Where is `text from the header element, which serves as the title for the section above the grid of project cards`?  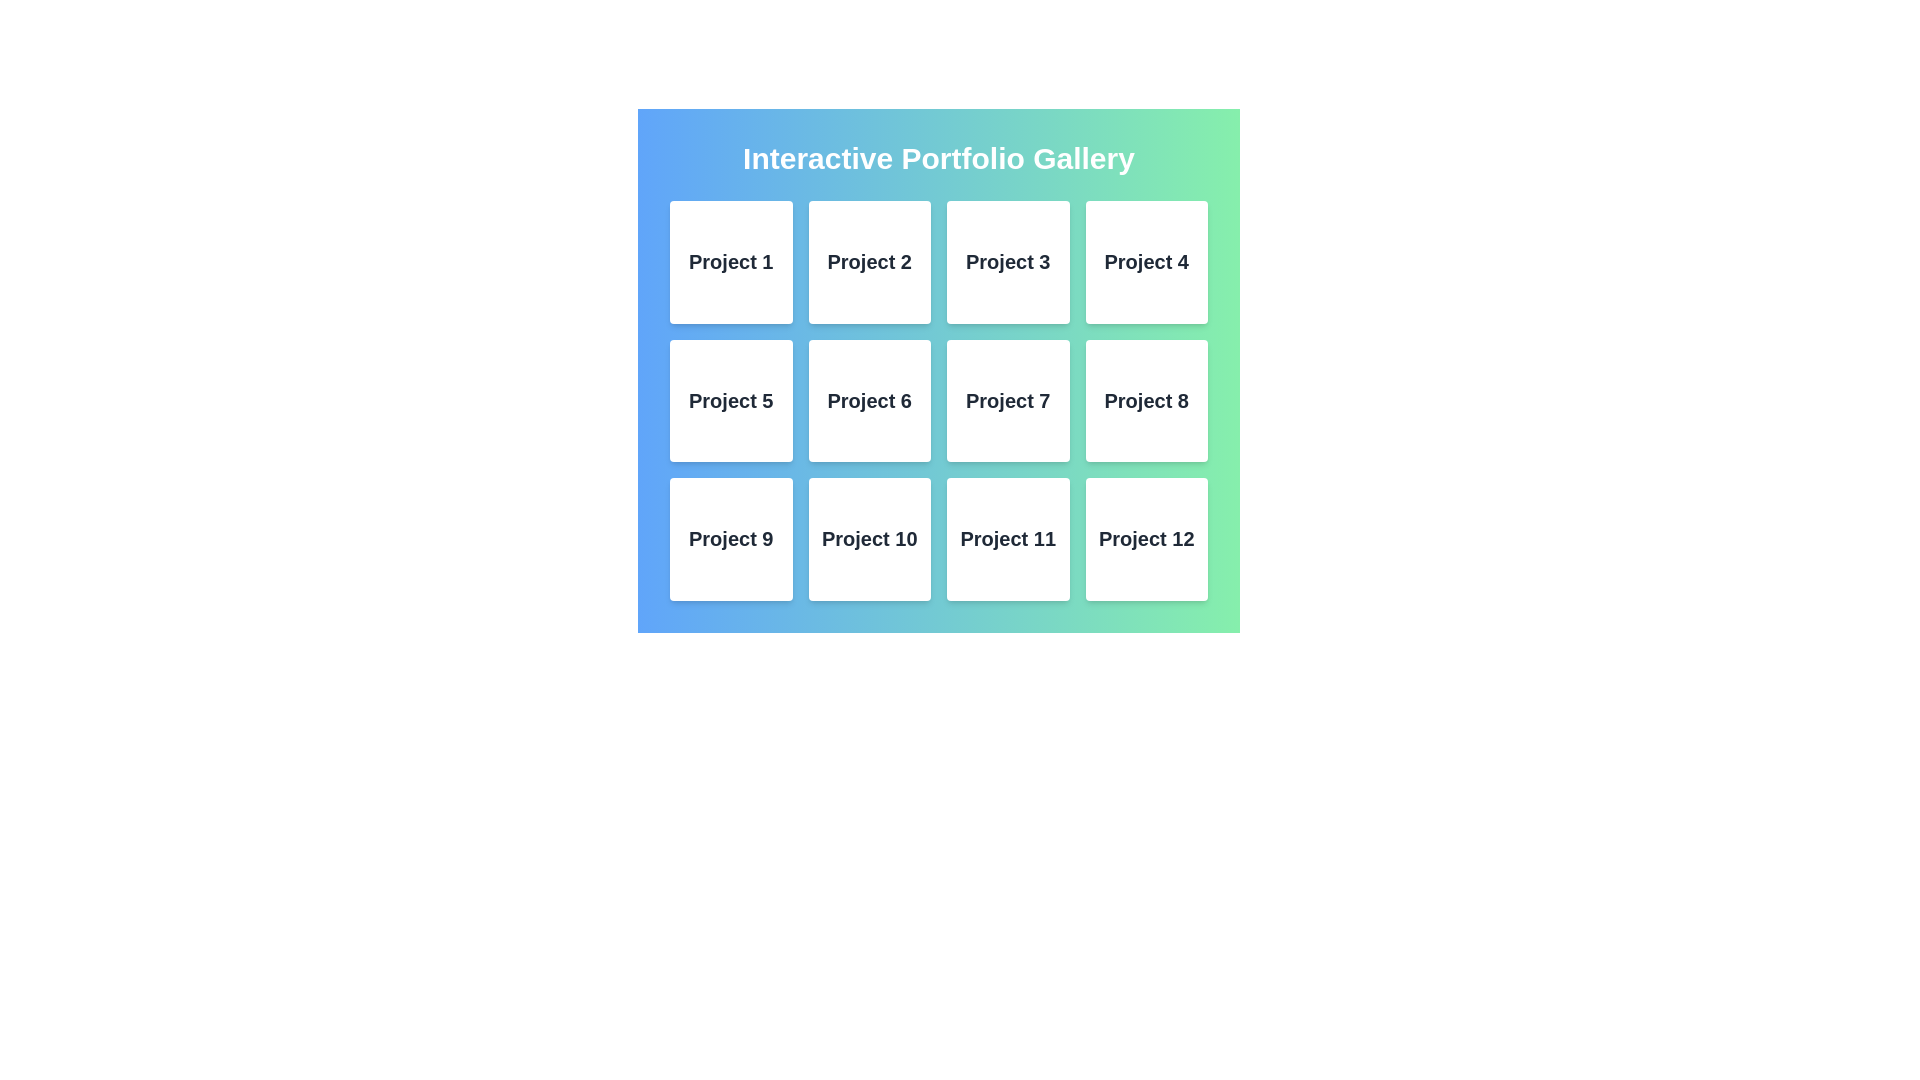 text from the header element, which serves as the title for the section above the grid of project cards is located at coordinates (938, 157).